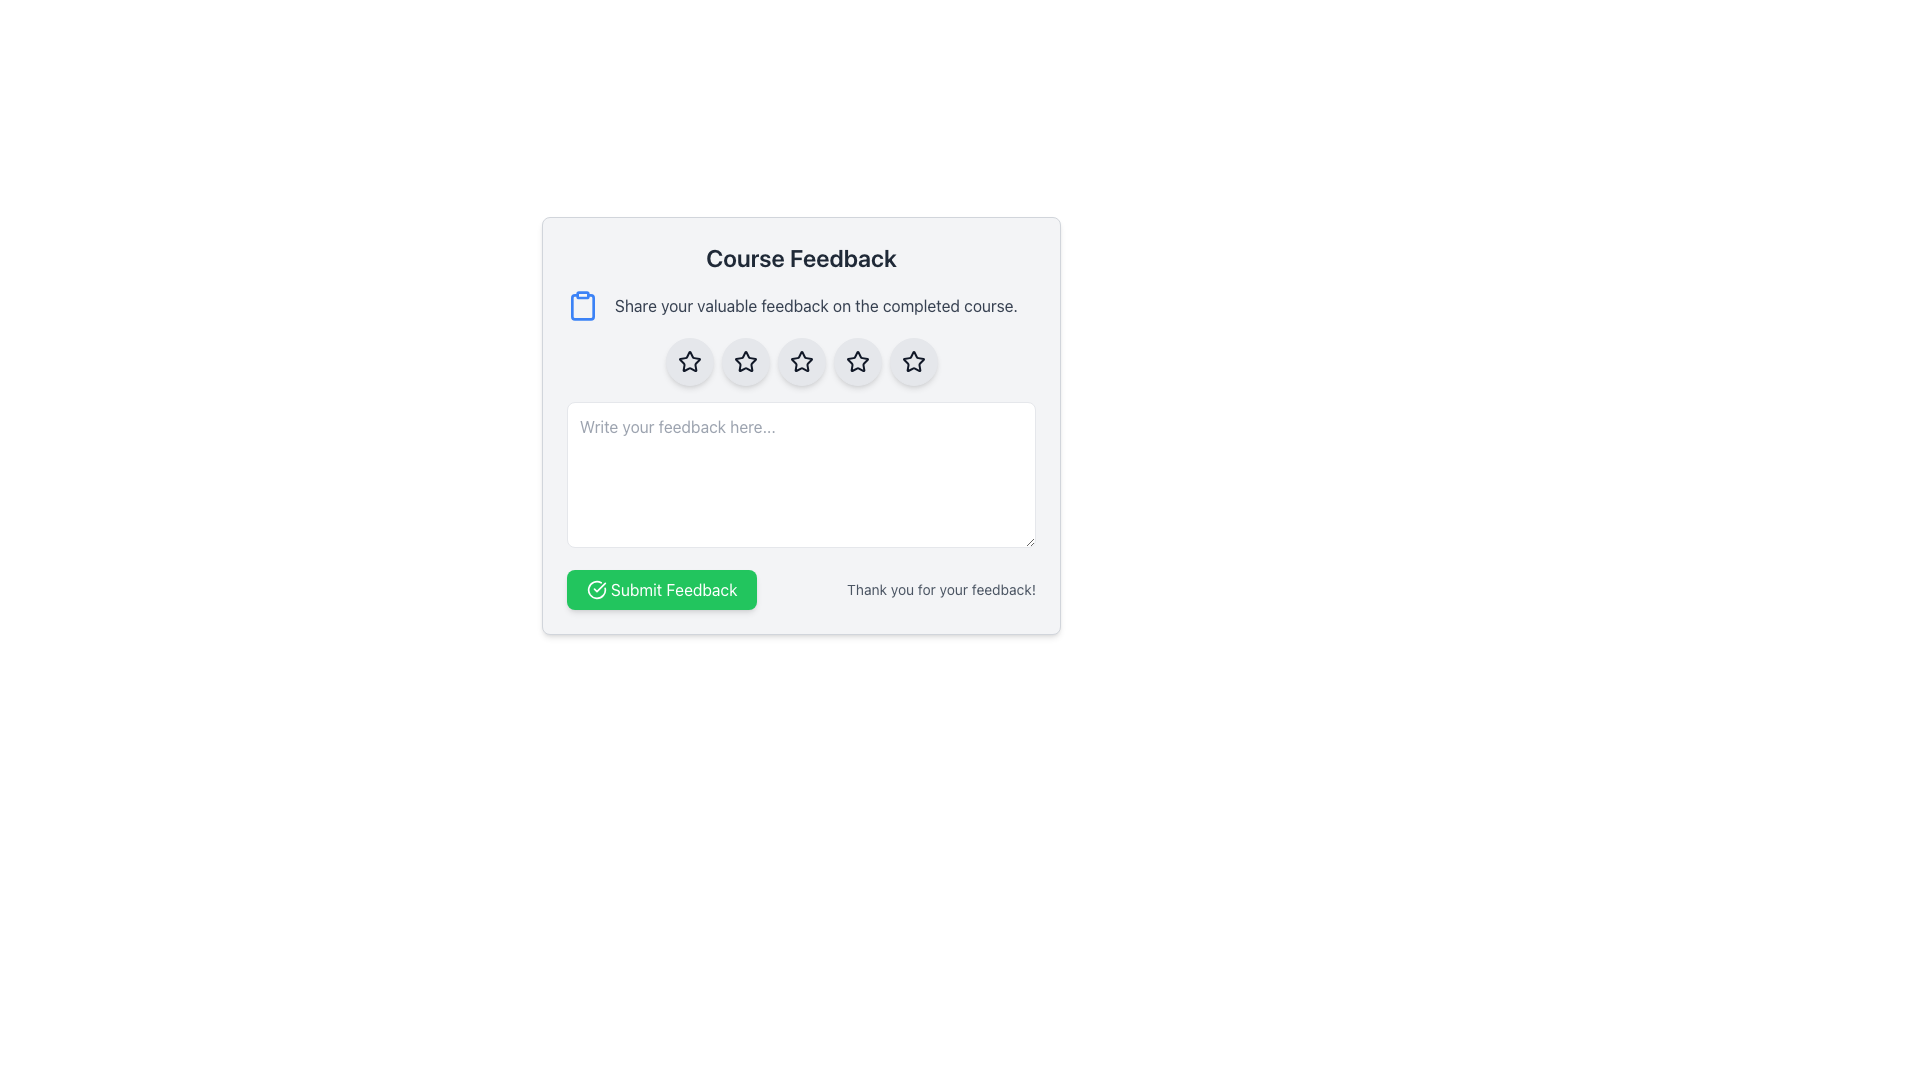  Describe the element at coordinates (689, 362) in the screenshot. I see `the second star-shaped interactive icon in the course feedback component` at that location.